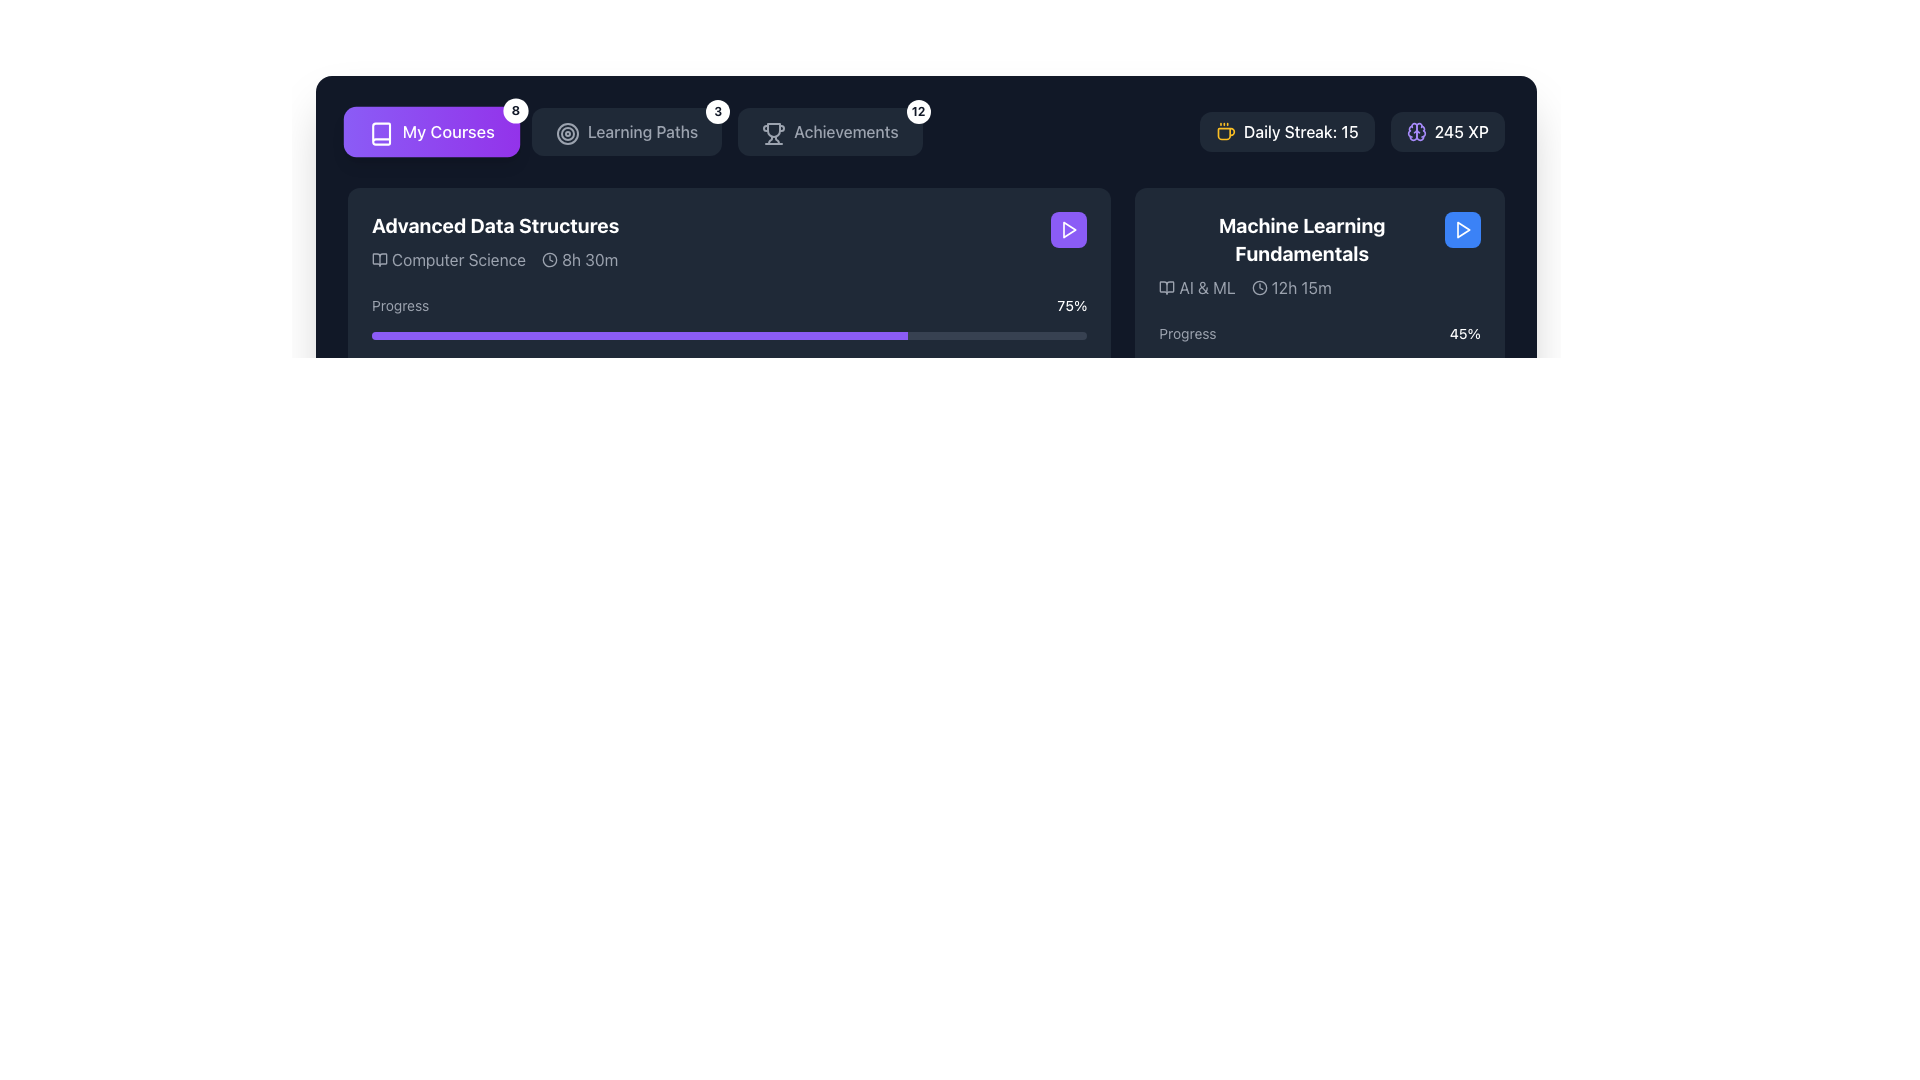 This screenshot has width=1920, height=1080. I want to click on text 'Learning Paths' from the text label located in the horizontal navigation bar, which is styled with a medium weight font and positioned between an icon and a notification badge, so click(643, 131).